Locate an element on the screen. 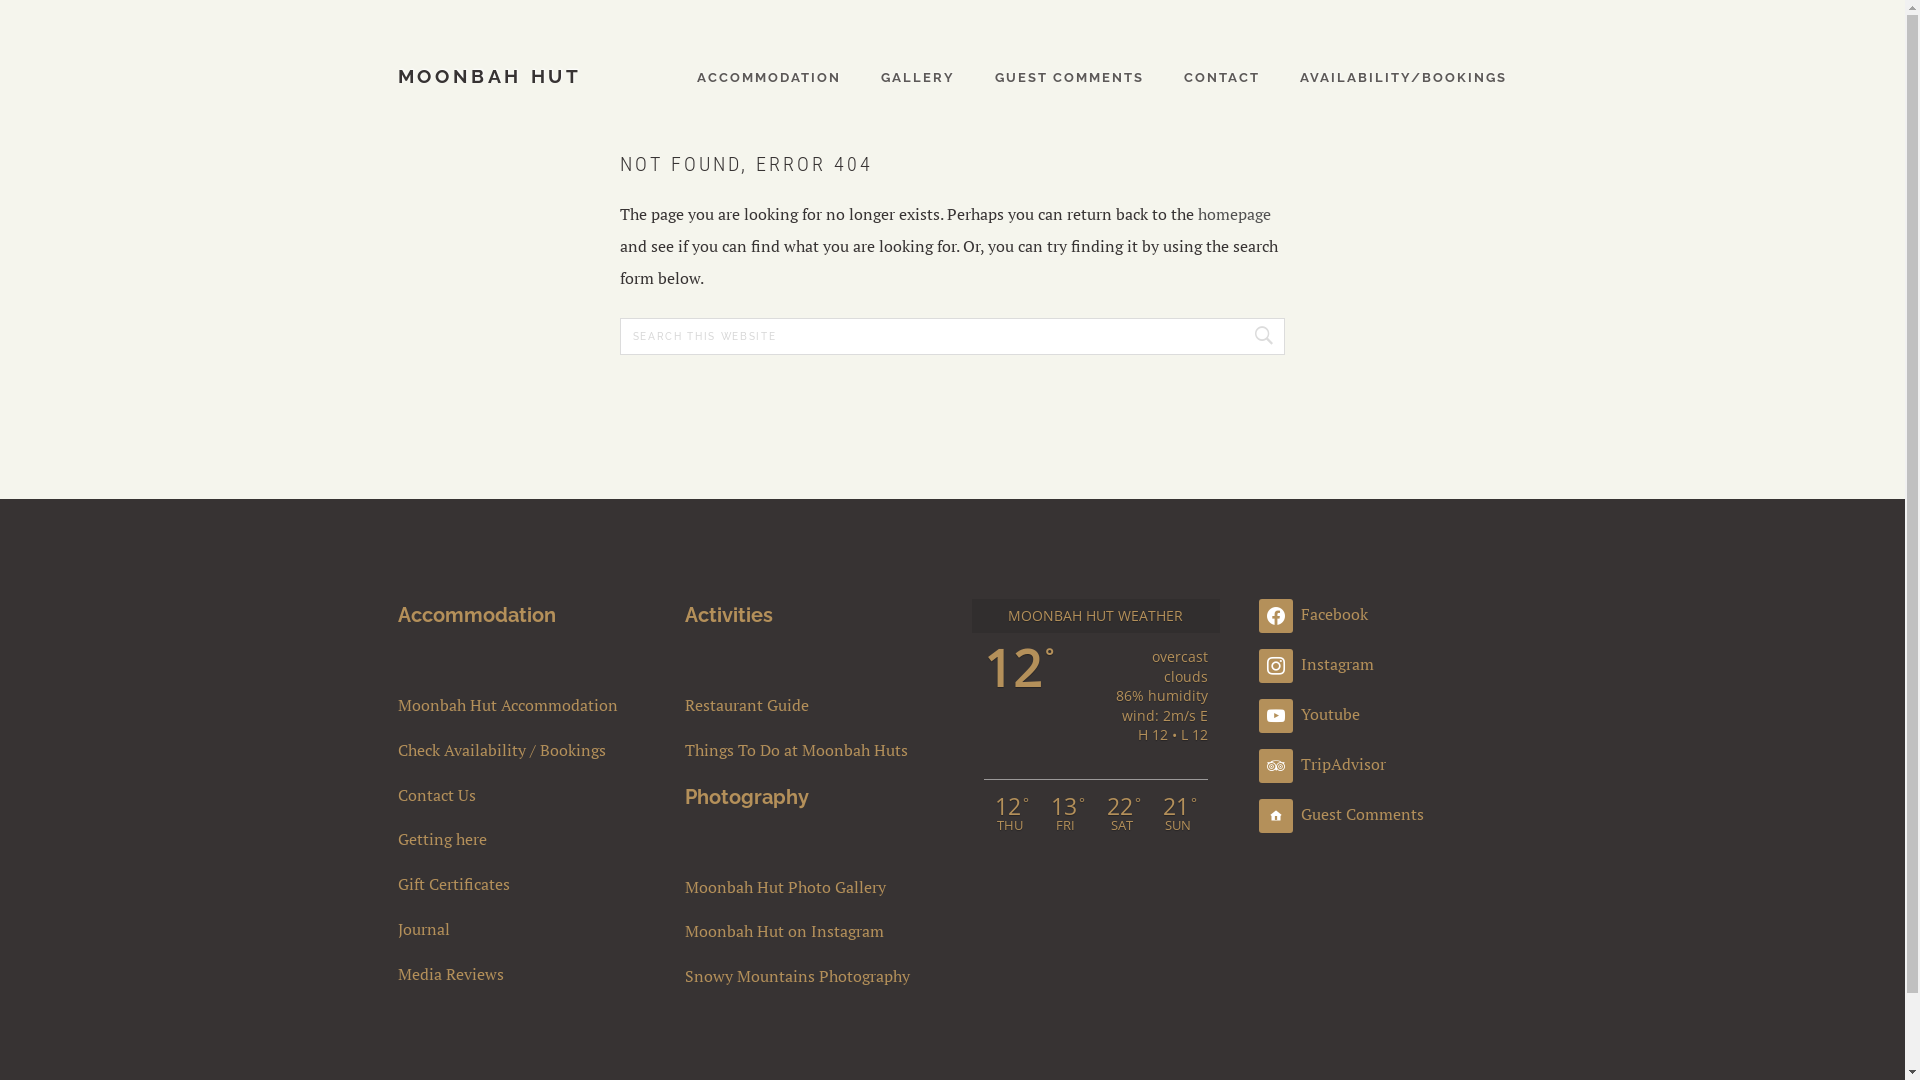 Image resolution: width=1920 pixels, height=1080 pixels. 'GUEST COMMENTS' is located at coordinates (1068, 75).